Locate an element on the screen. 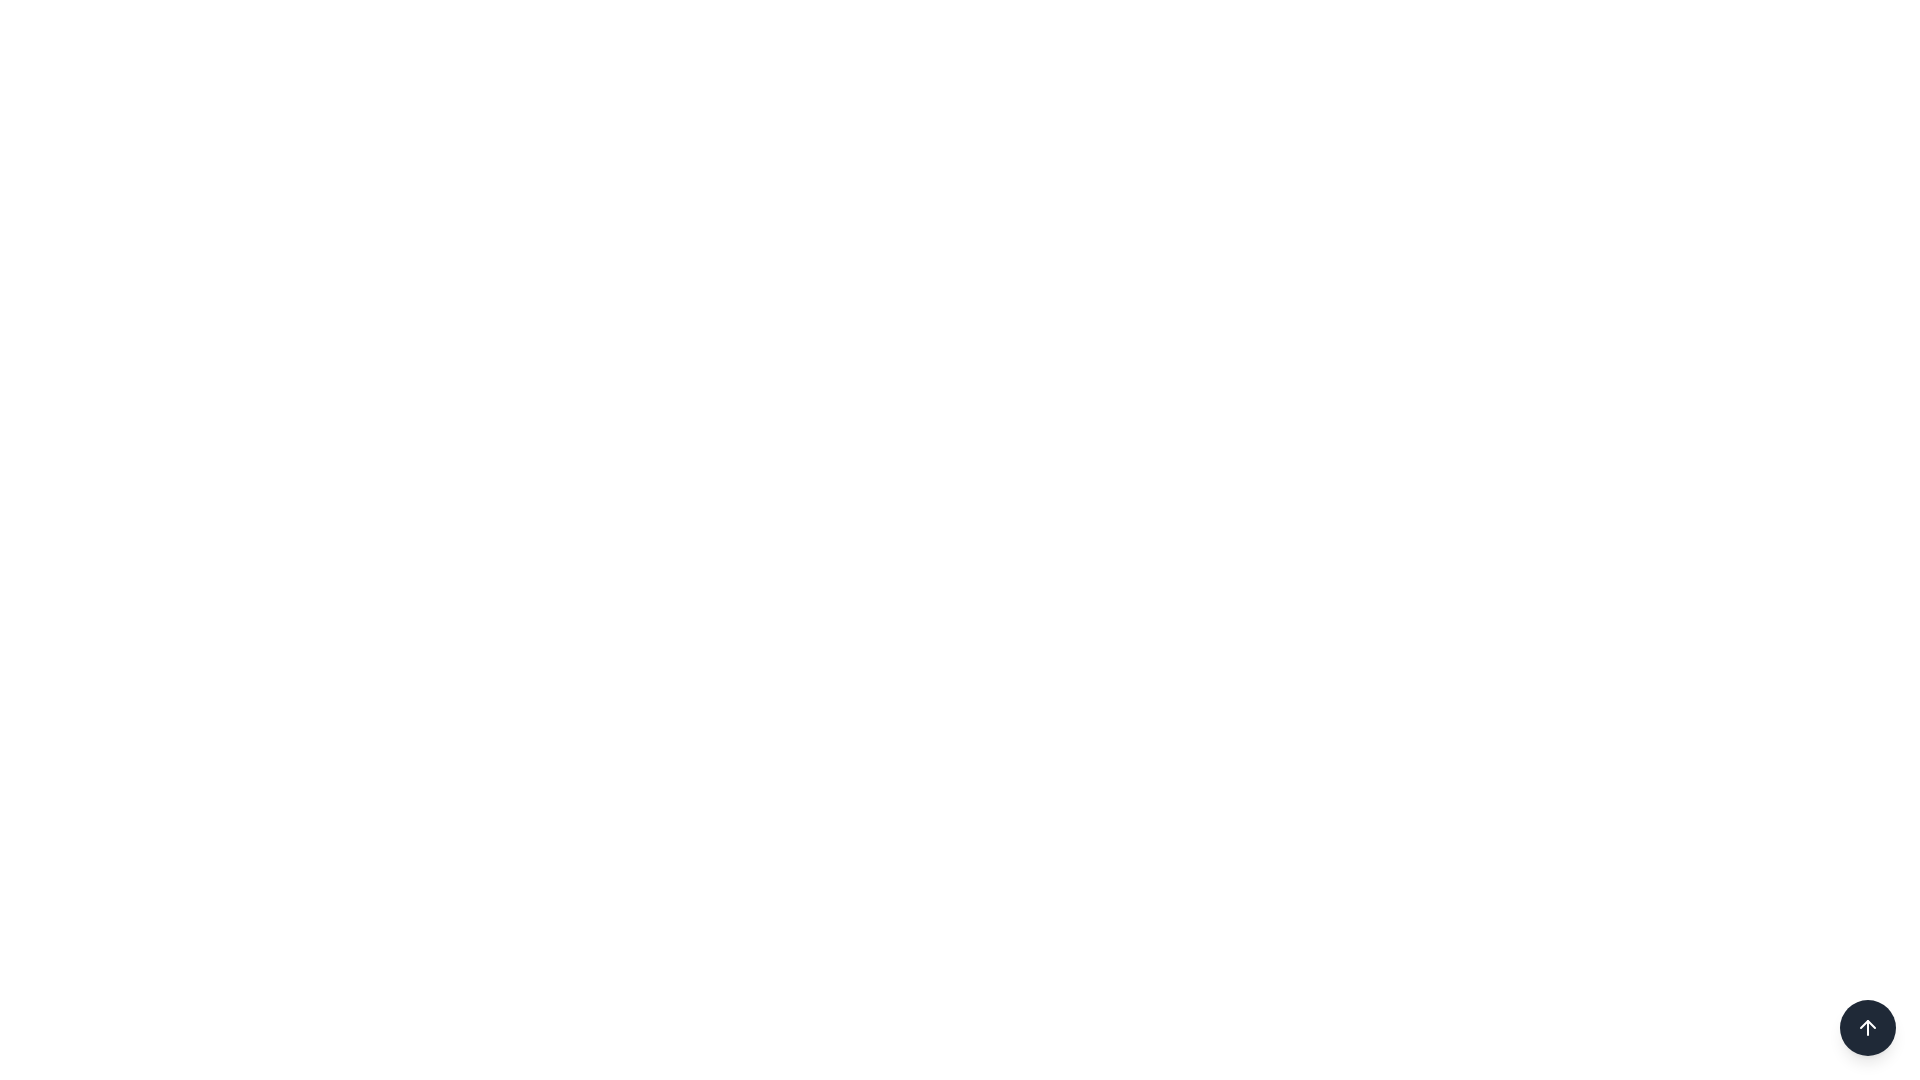 The image size is (1920, 1080). the circular green refresh button with a glowing hover effect located at the bottom-right corner of the interface to refresh the content is located at coordinates (1866, 874).